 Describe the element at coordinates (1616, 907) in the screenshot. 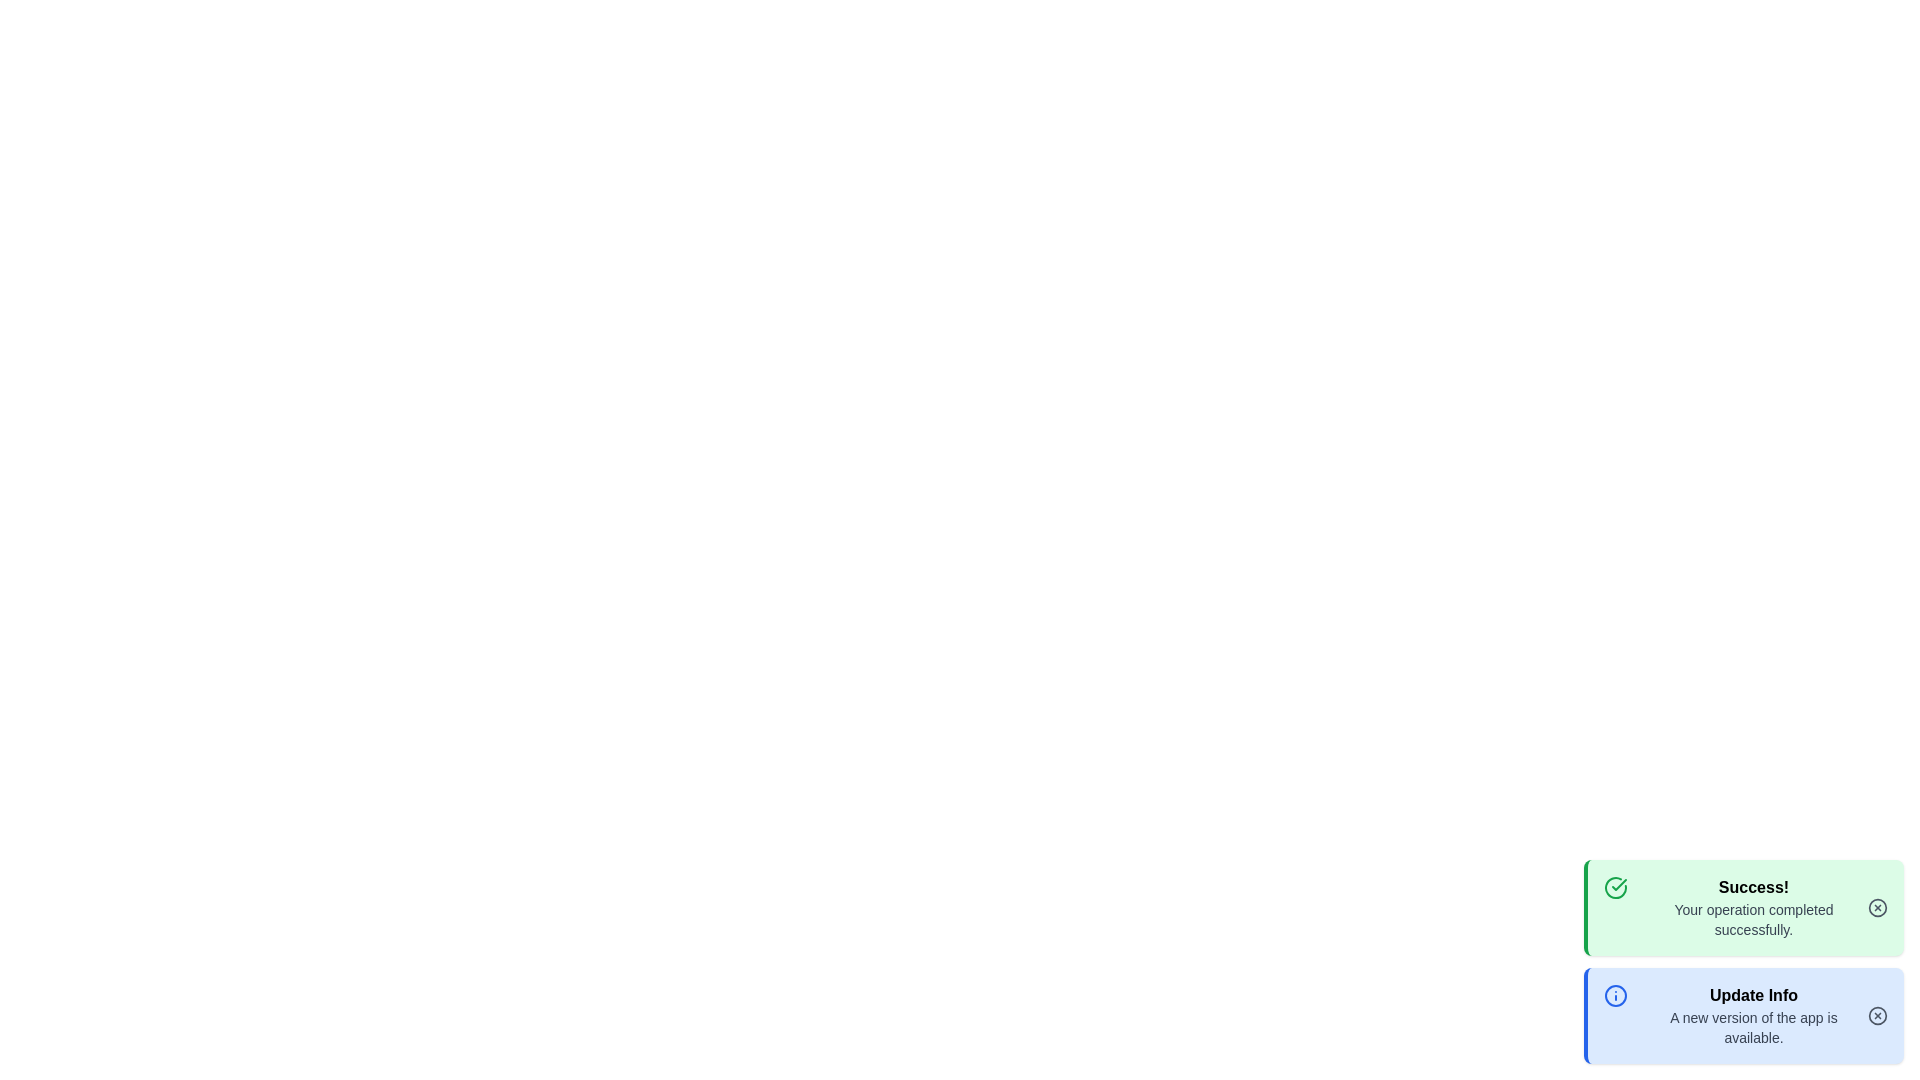

I see `the green checkmark icon within the green-highlighted notification box that indicates a successful operation` at that location.